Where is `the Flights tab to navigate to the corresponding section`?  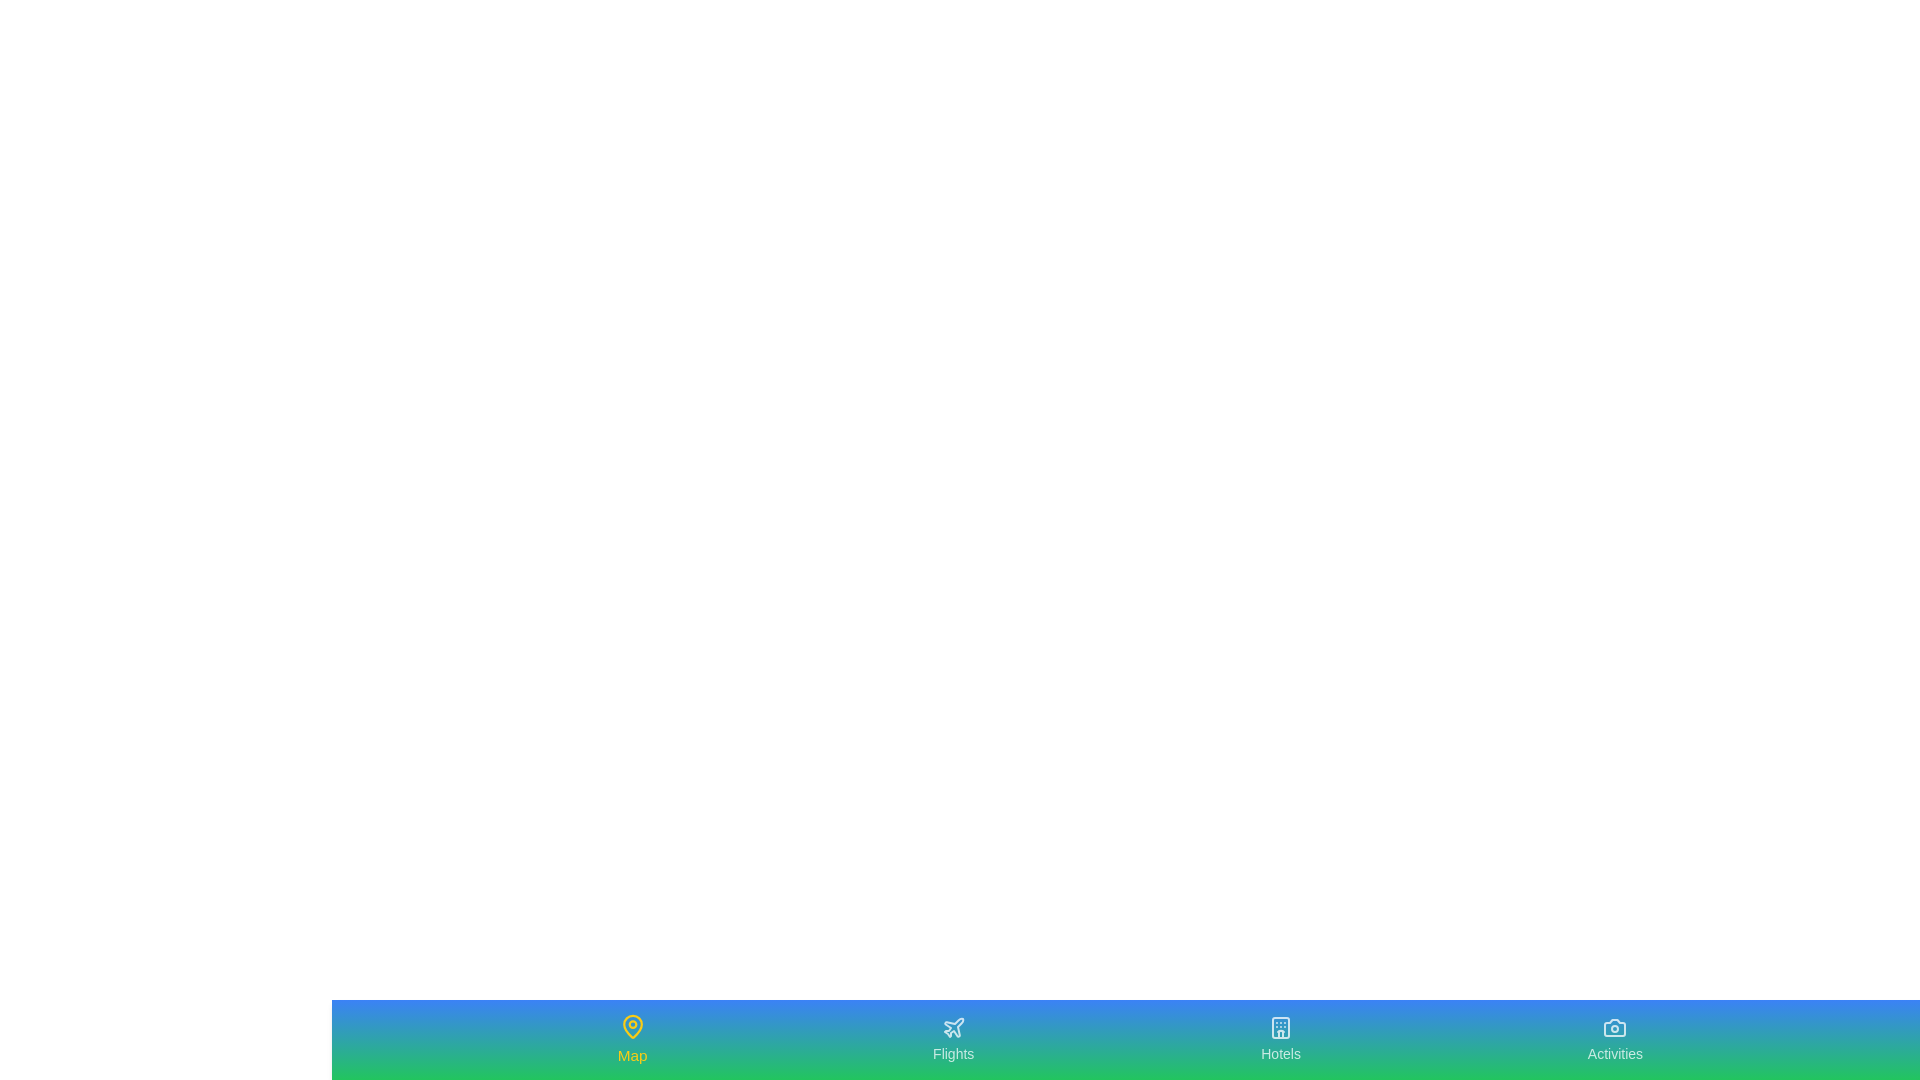 the Flights tab to navigate to the corresponding section is located at coordinates (952, 1039).